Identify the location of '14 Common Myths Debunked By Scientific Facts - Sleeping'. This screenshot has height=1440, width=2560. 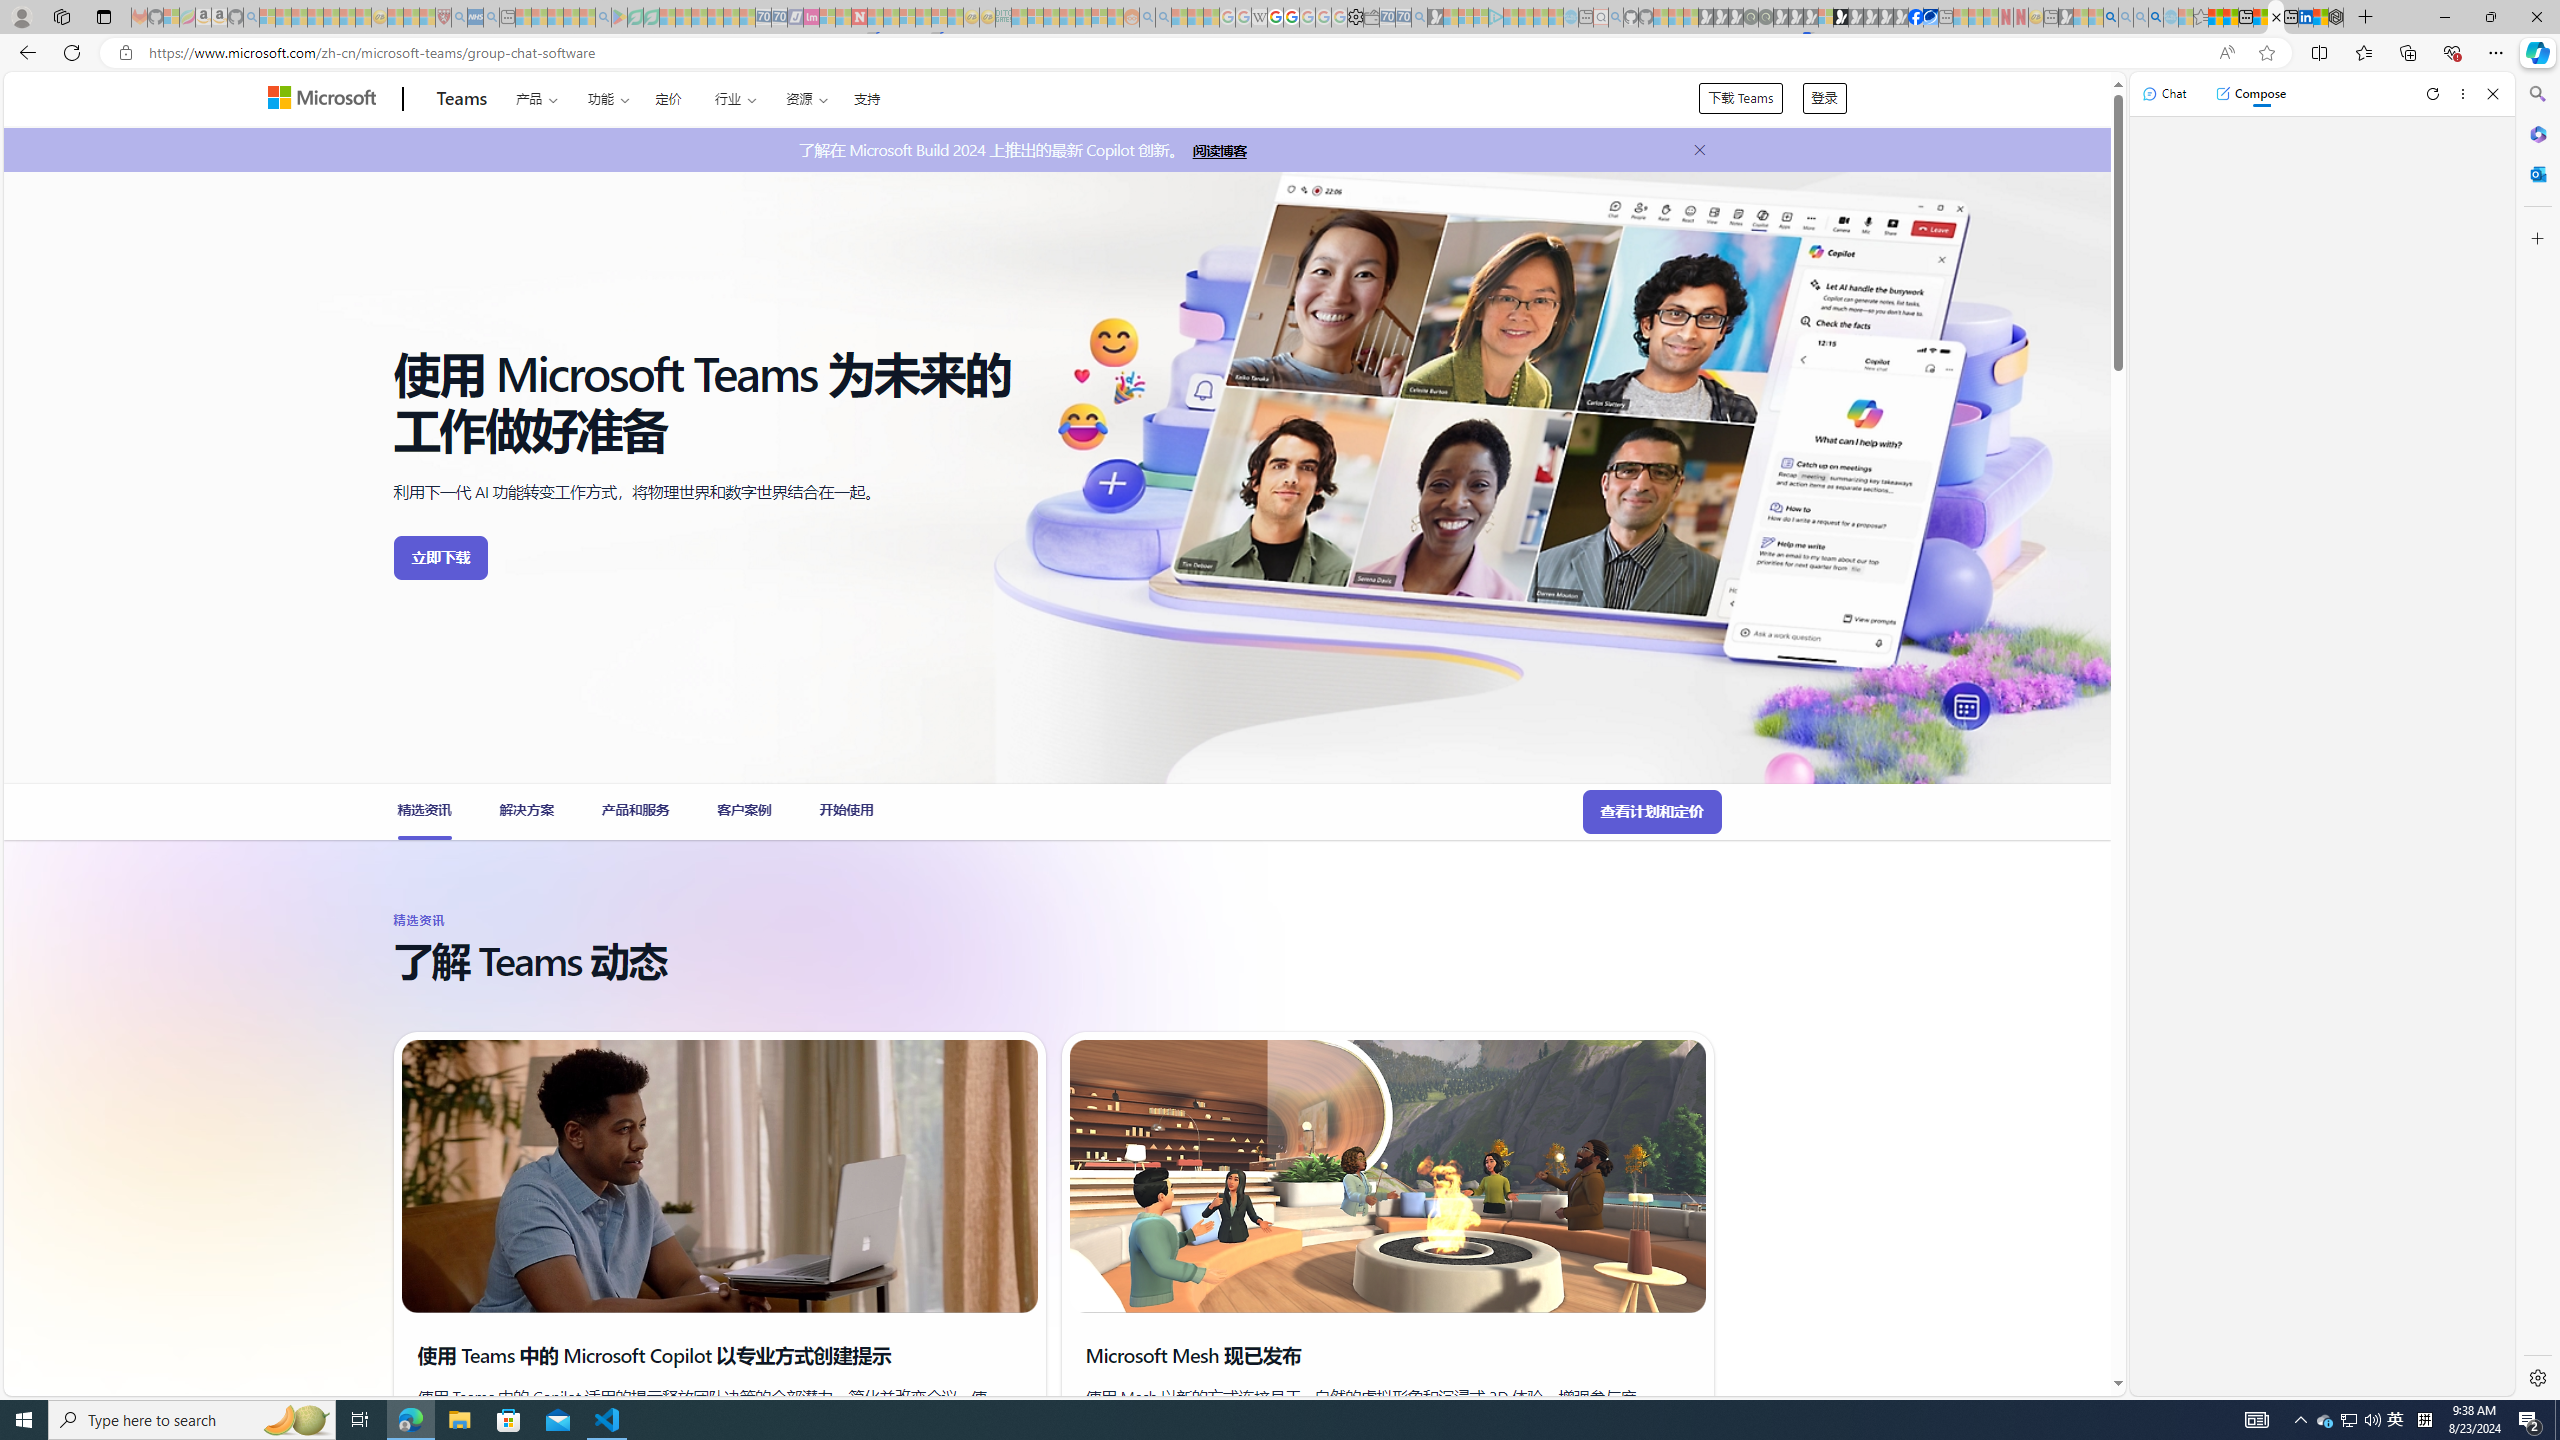
(892, 16).